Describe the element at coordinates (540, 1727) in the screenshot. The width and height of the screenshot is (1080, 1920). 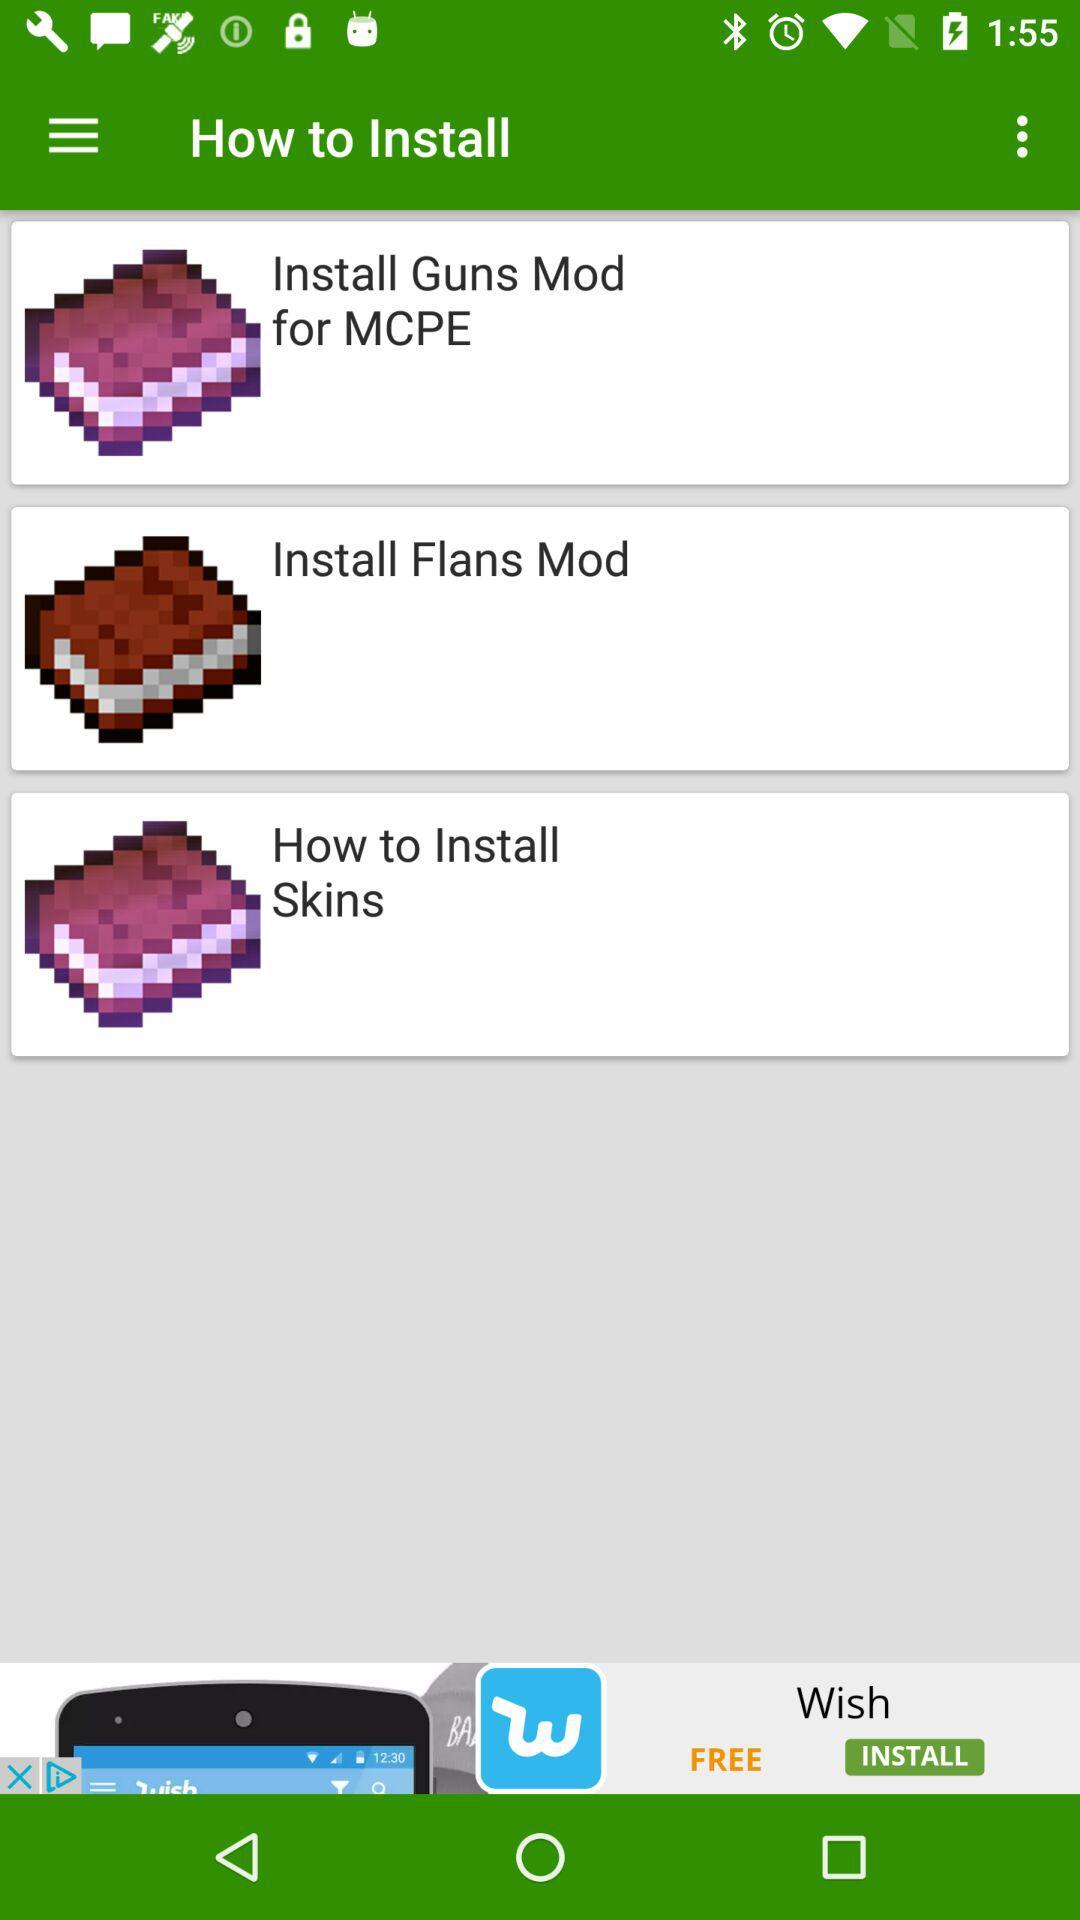
I see `open advertisement` at that location.